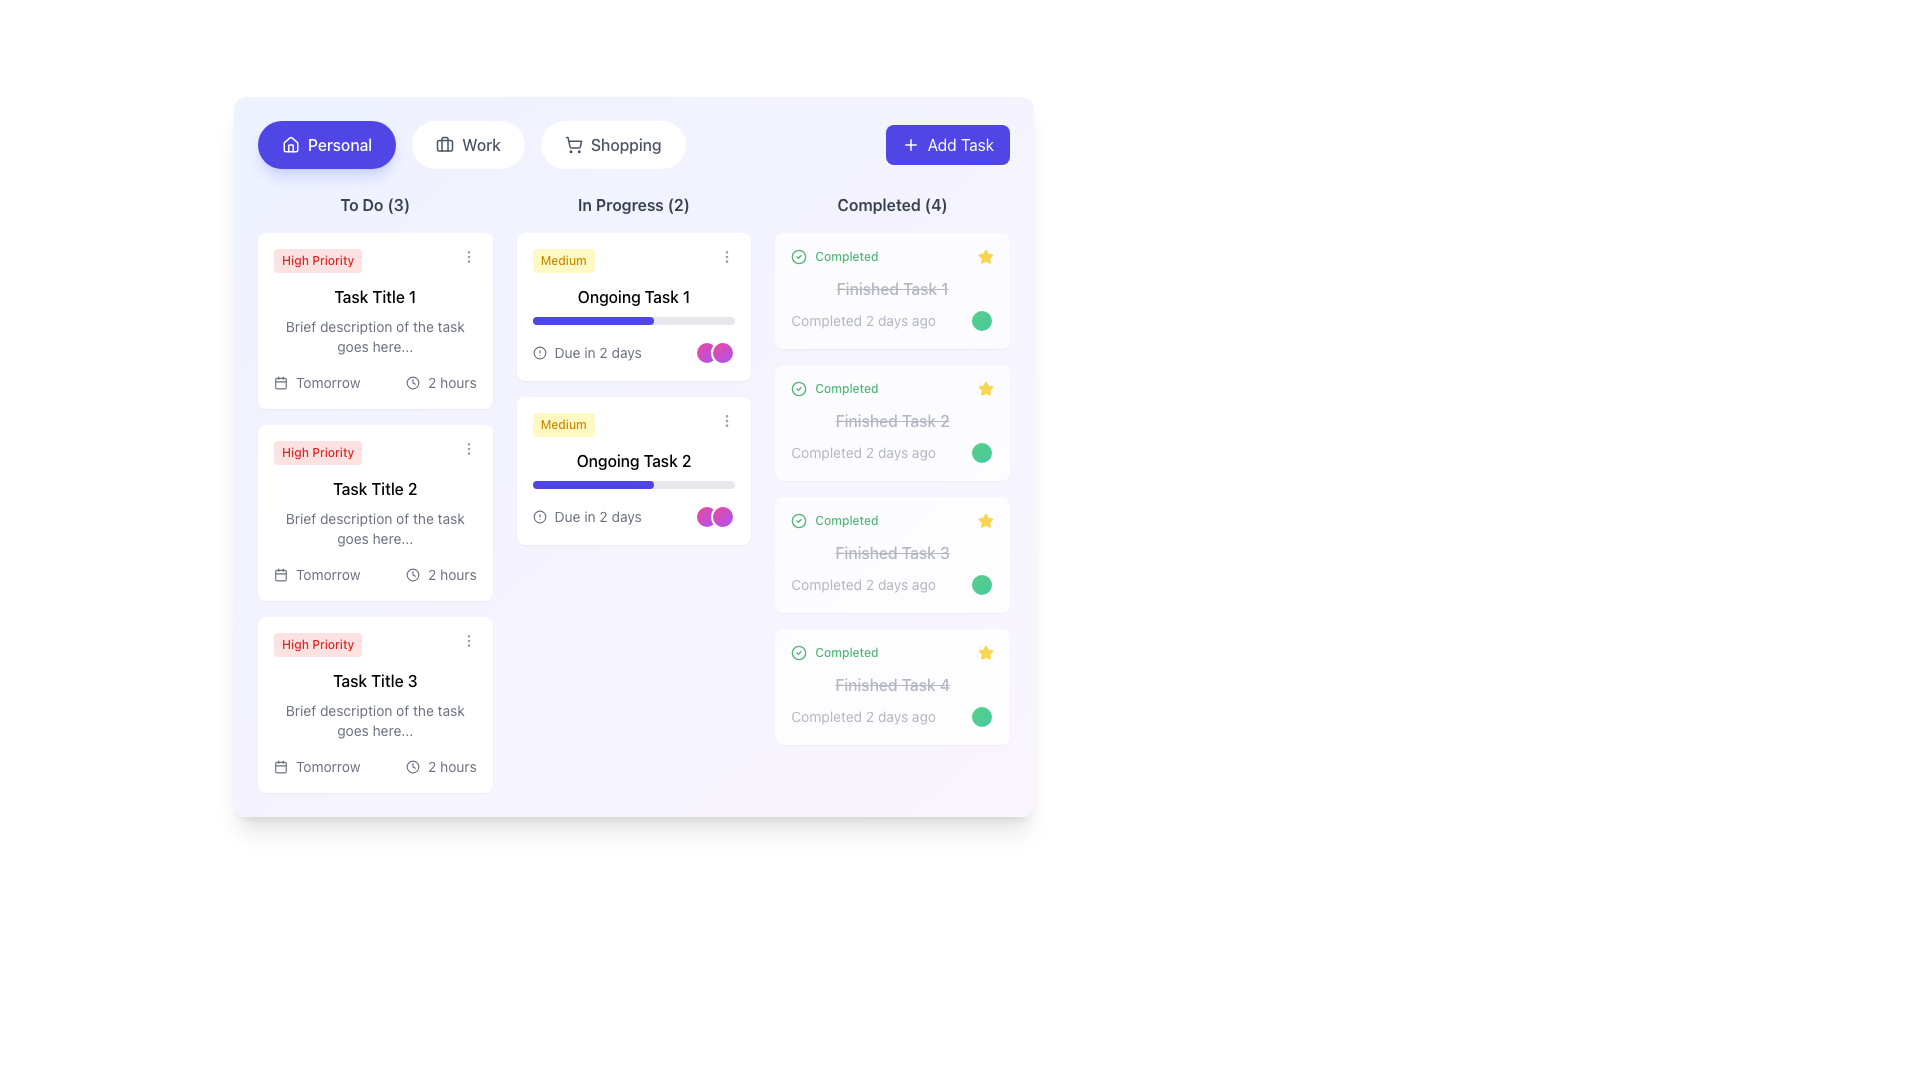 This screenshot has width=1920, height=1080. I want to click on the circle element that serves as part of an icon or graphical representation, indicating time-sensitive information, located in the top right corner of the 'To Do' section, so click(412, 382).